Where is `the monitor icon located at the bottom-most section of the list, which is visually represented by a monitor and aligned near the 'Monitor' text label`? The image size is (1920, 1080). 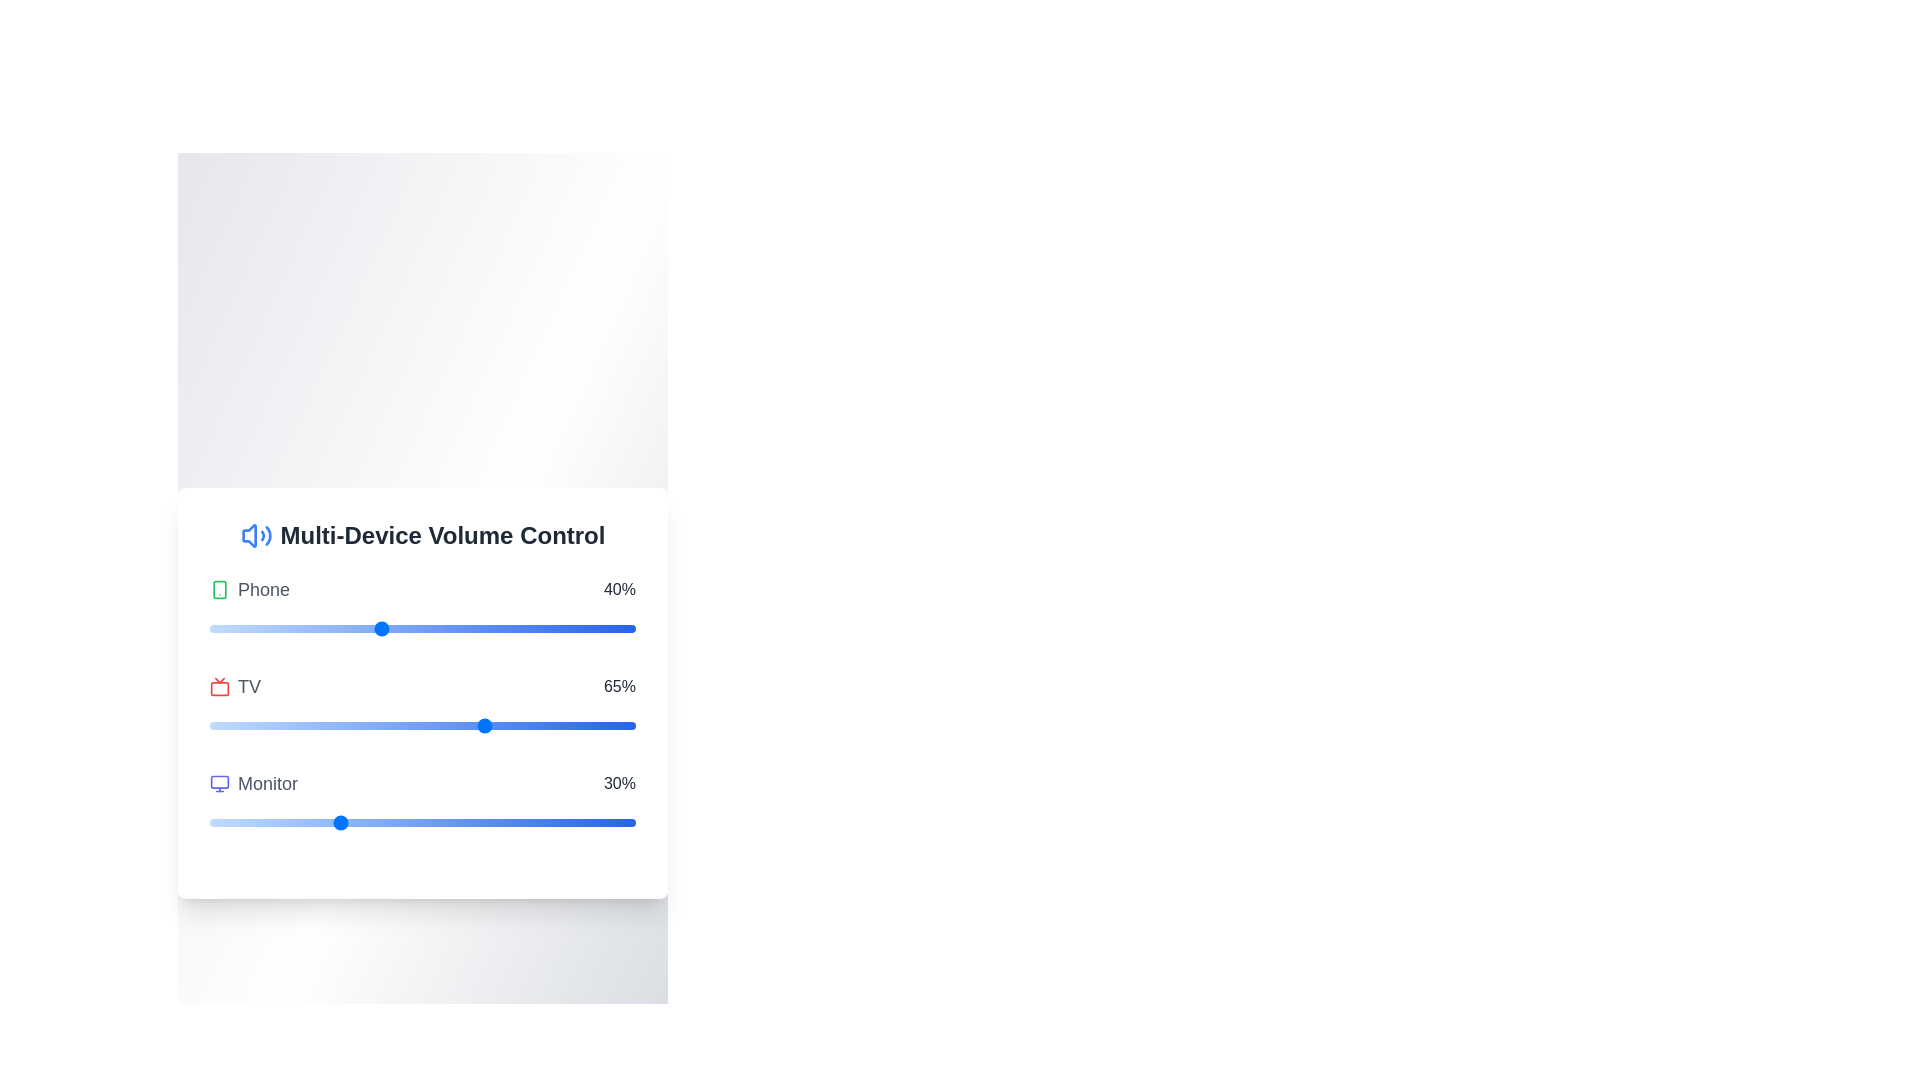
the monitor icon located at the bottom-most section of the list, which is visually represented by a monitor and aligned near the 'Monitor' text label is located at coordinates (220, 782).